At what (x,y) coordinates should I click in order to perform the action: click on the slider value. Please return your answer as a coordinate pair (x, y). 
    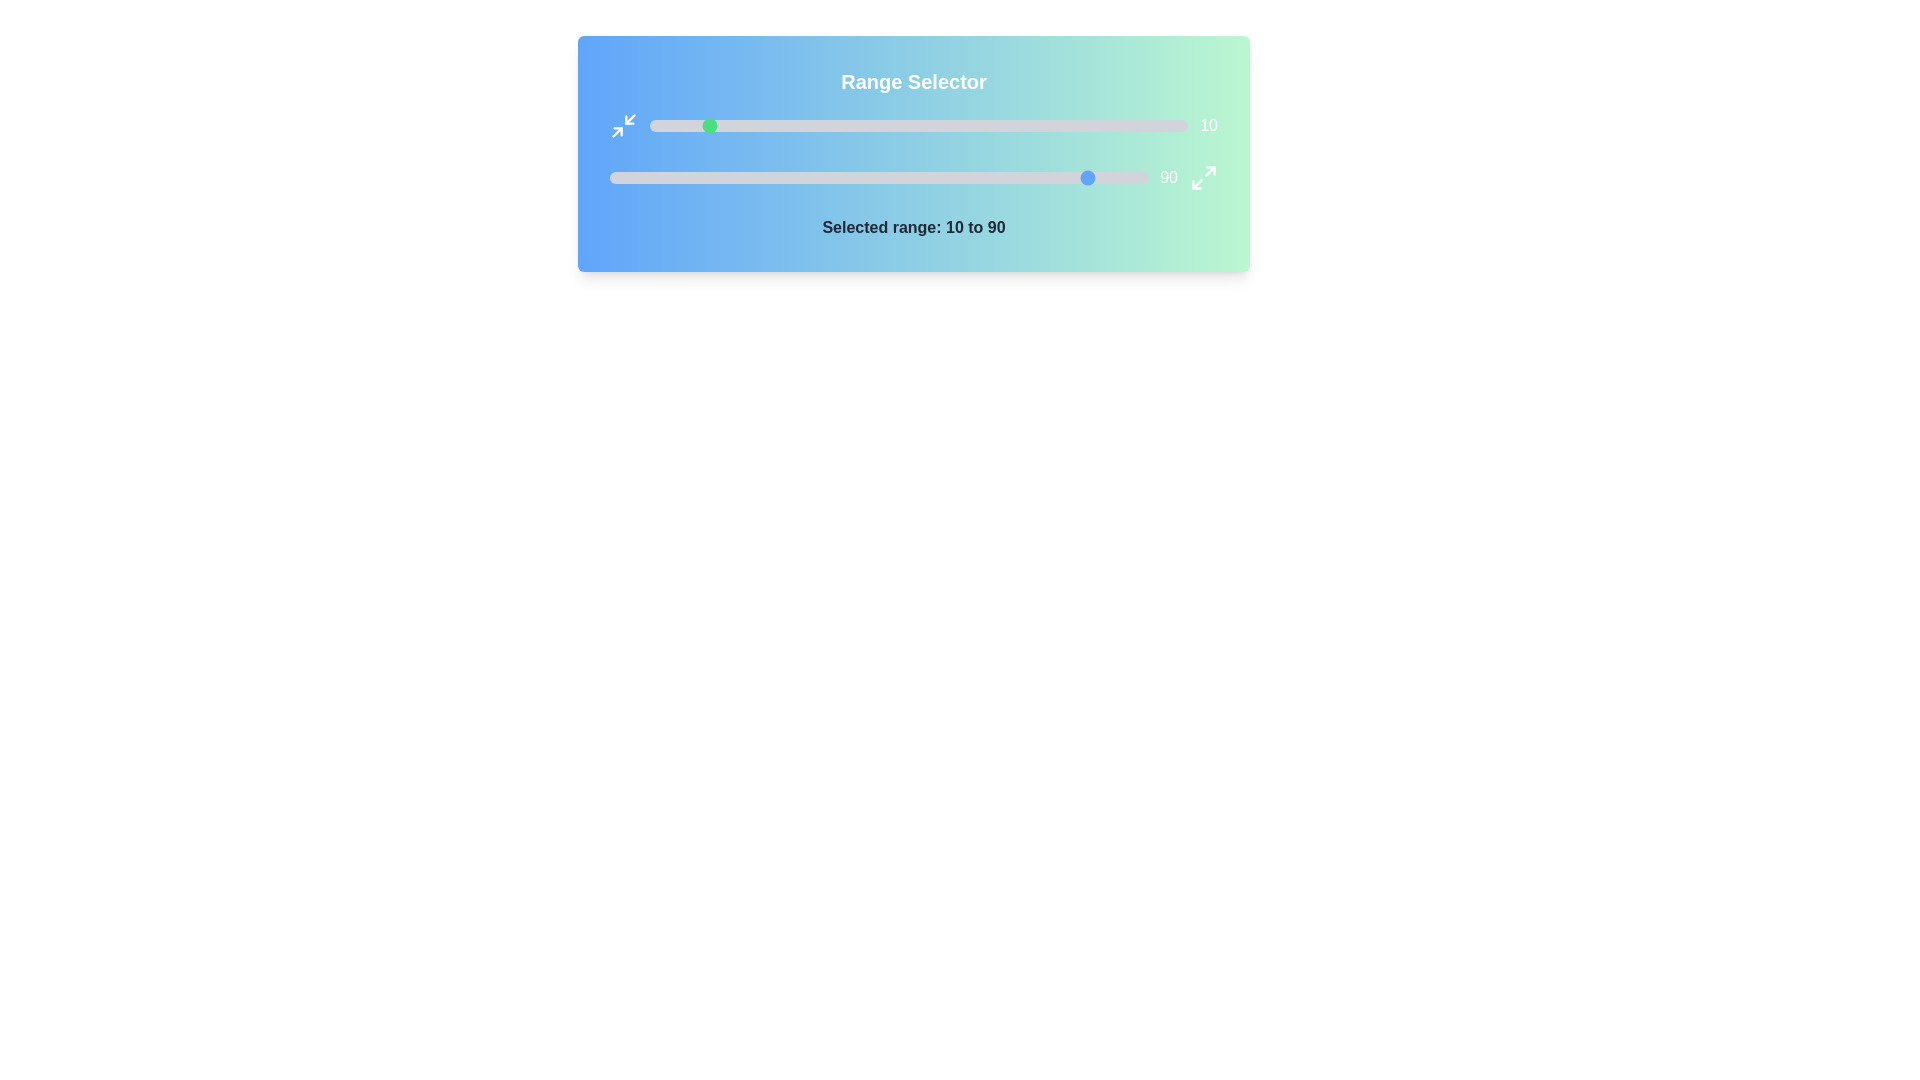
    Looking at the image, I should click on (1084, 126).